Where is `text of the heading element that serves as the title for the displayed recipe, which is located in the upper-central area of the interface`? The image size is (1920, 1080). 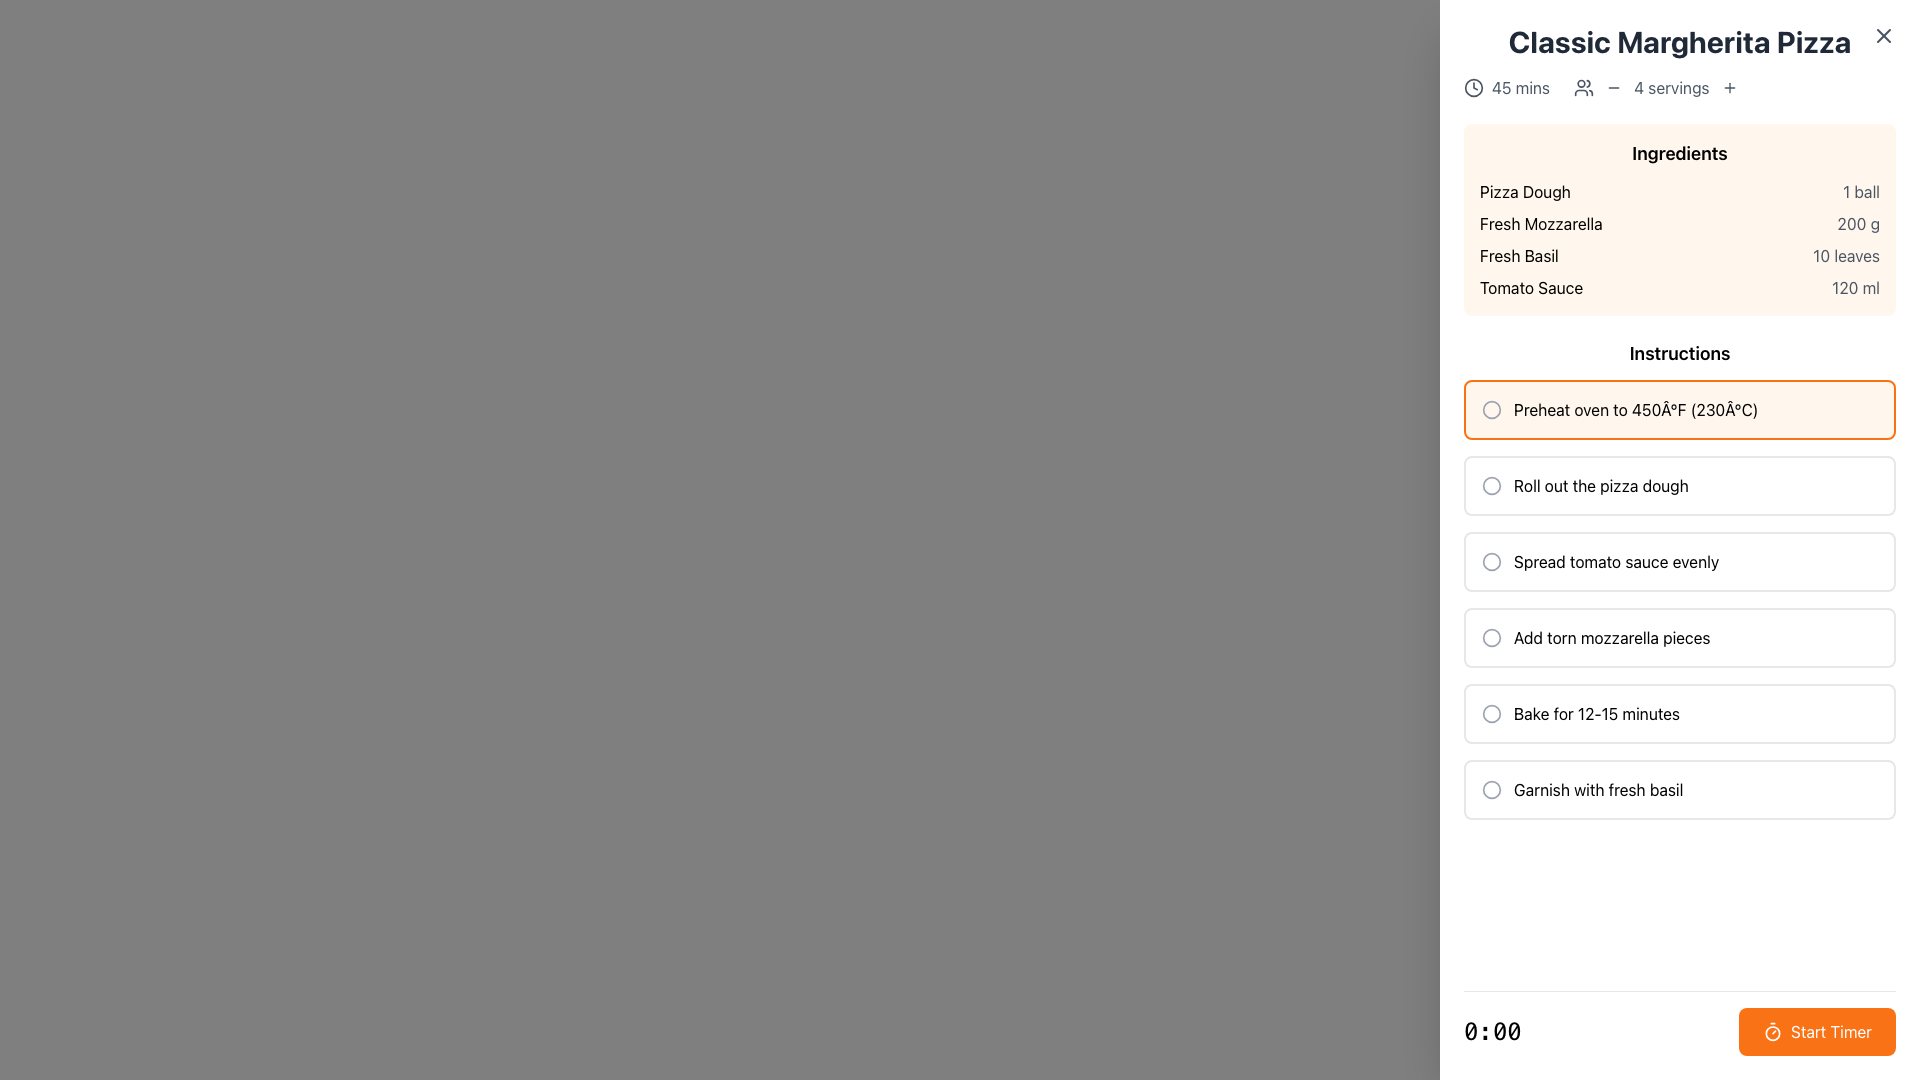
text of the heading element that serves as the title for the displayed recipe, which is located in the upper-central area of the interface is located at coordinates (1680, 42).